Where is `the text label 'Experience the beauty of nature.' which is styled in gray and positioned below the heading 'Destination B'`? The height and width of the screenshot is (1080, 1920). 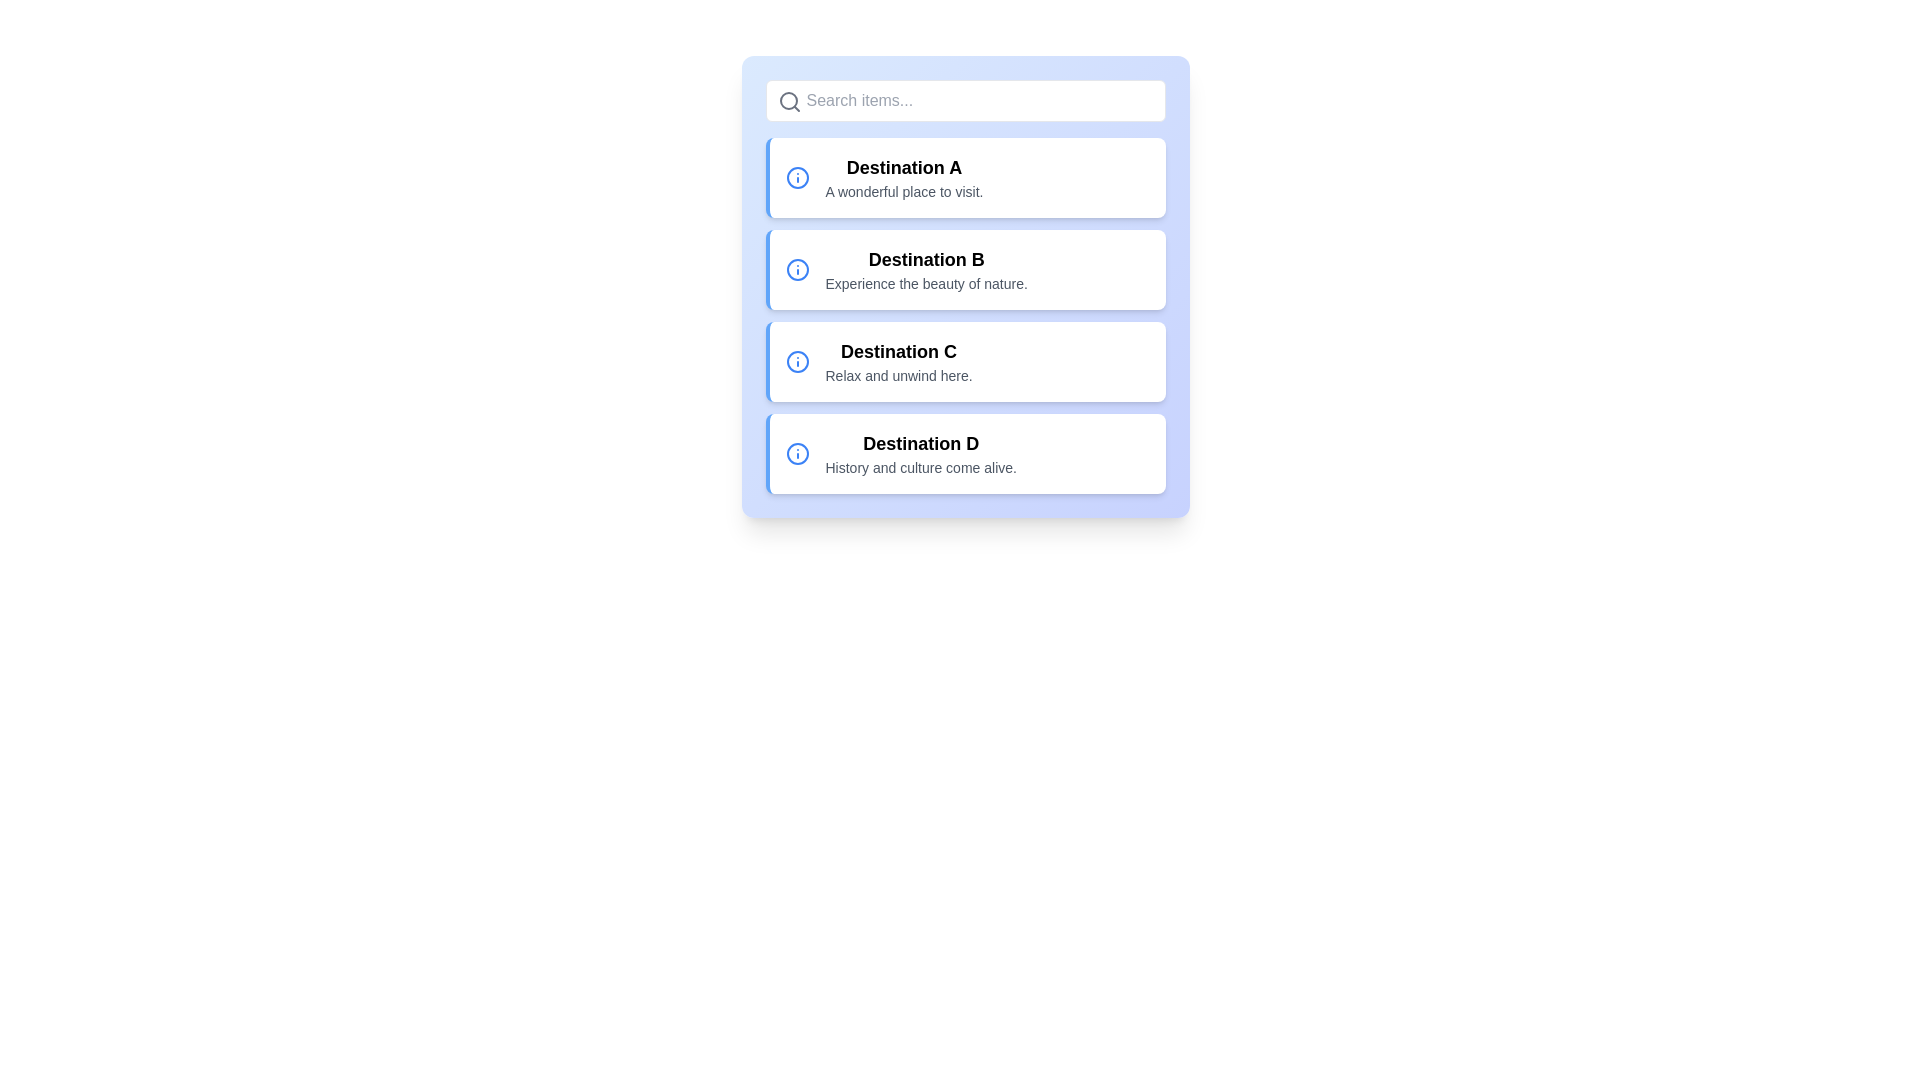
the text label 'Experience the beauty of nature.' which is styled in gray and positioned below the heading 'Destination B' is located at coordinates (925, 284).